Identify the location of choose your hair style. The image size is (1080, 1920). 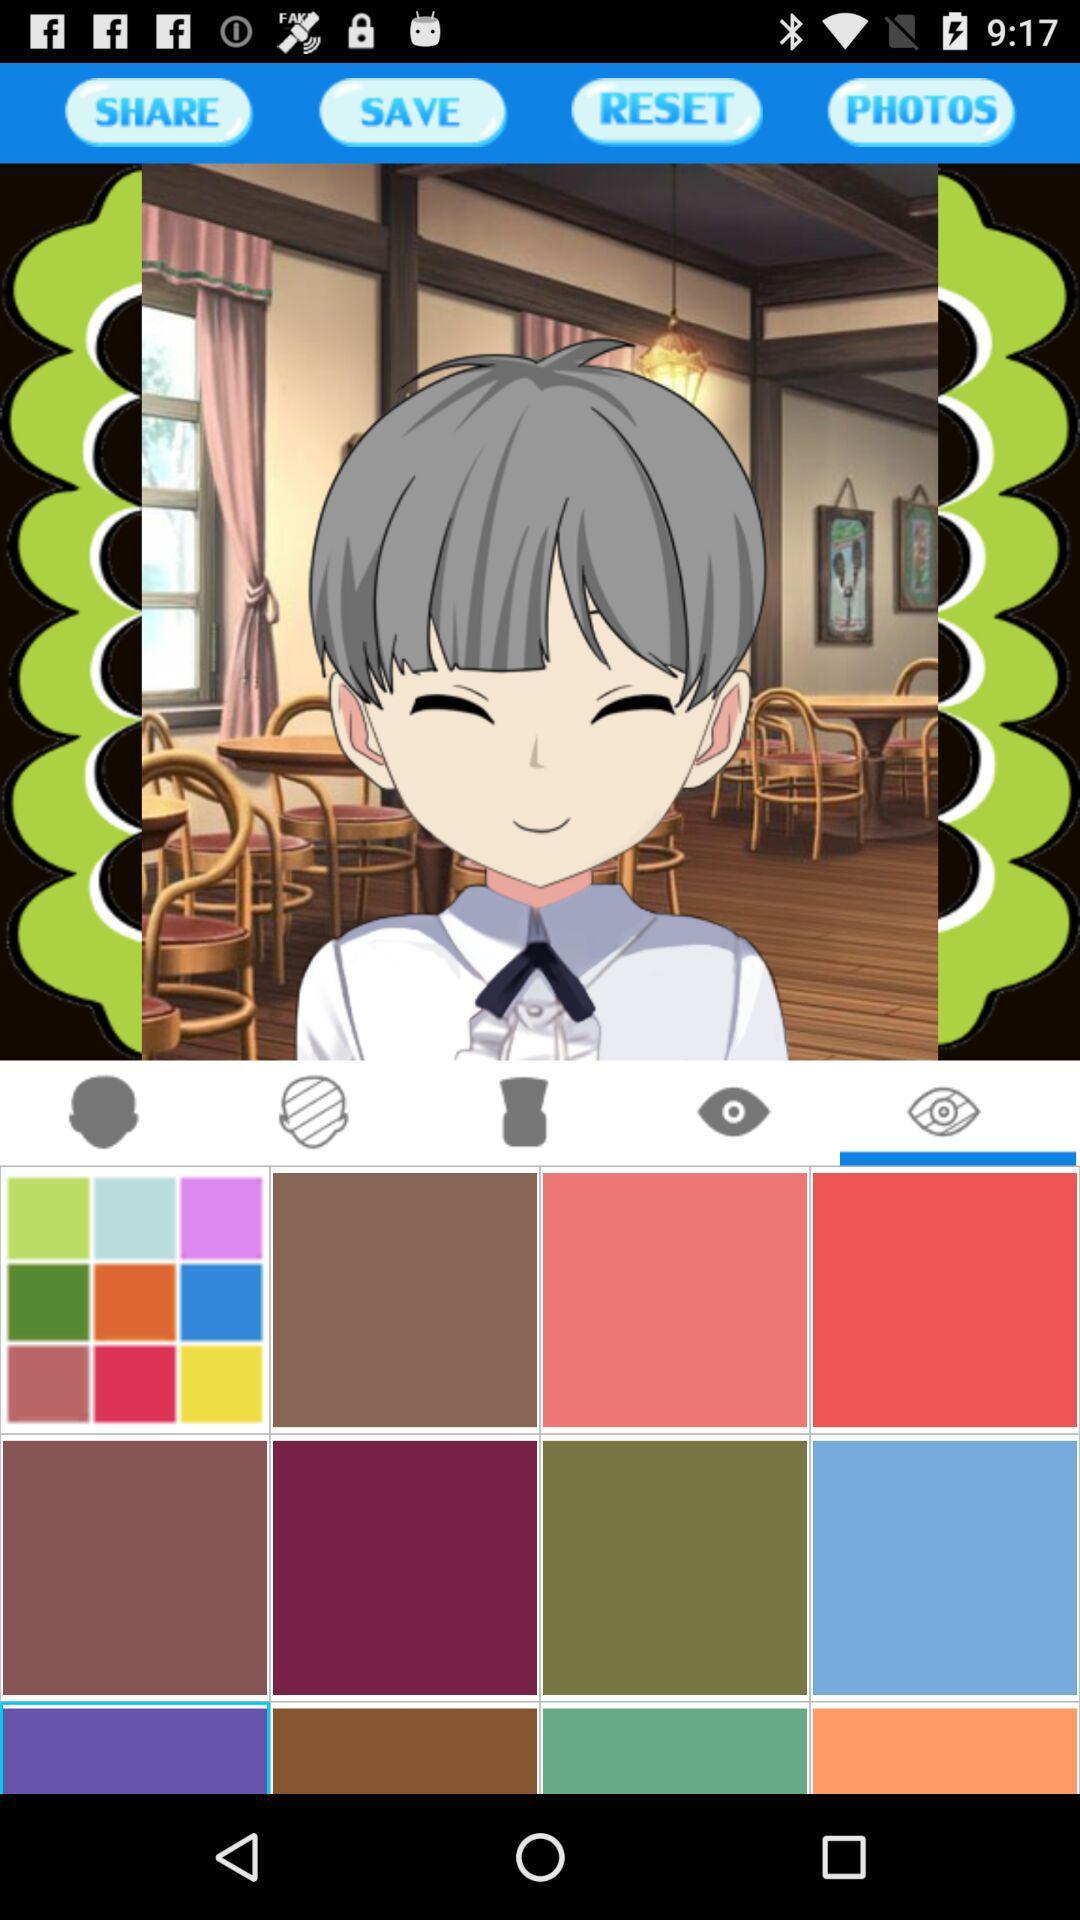
(523, 1112).